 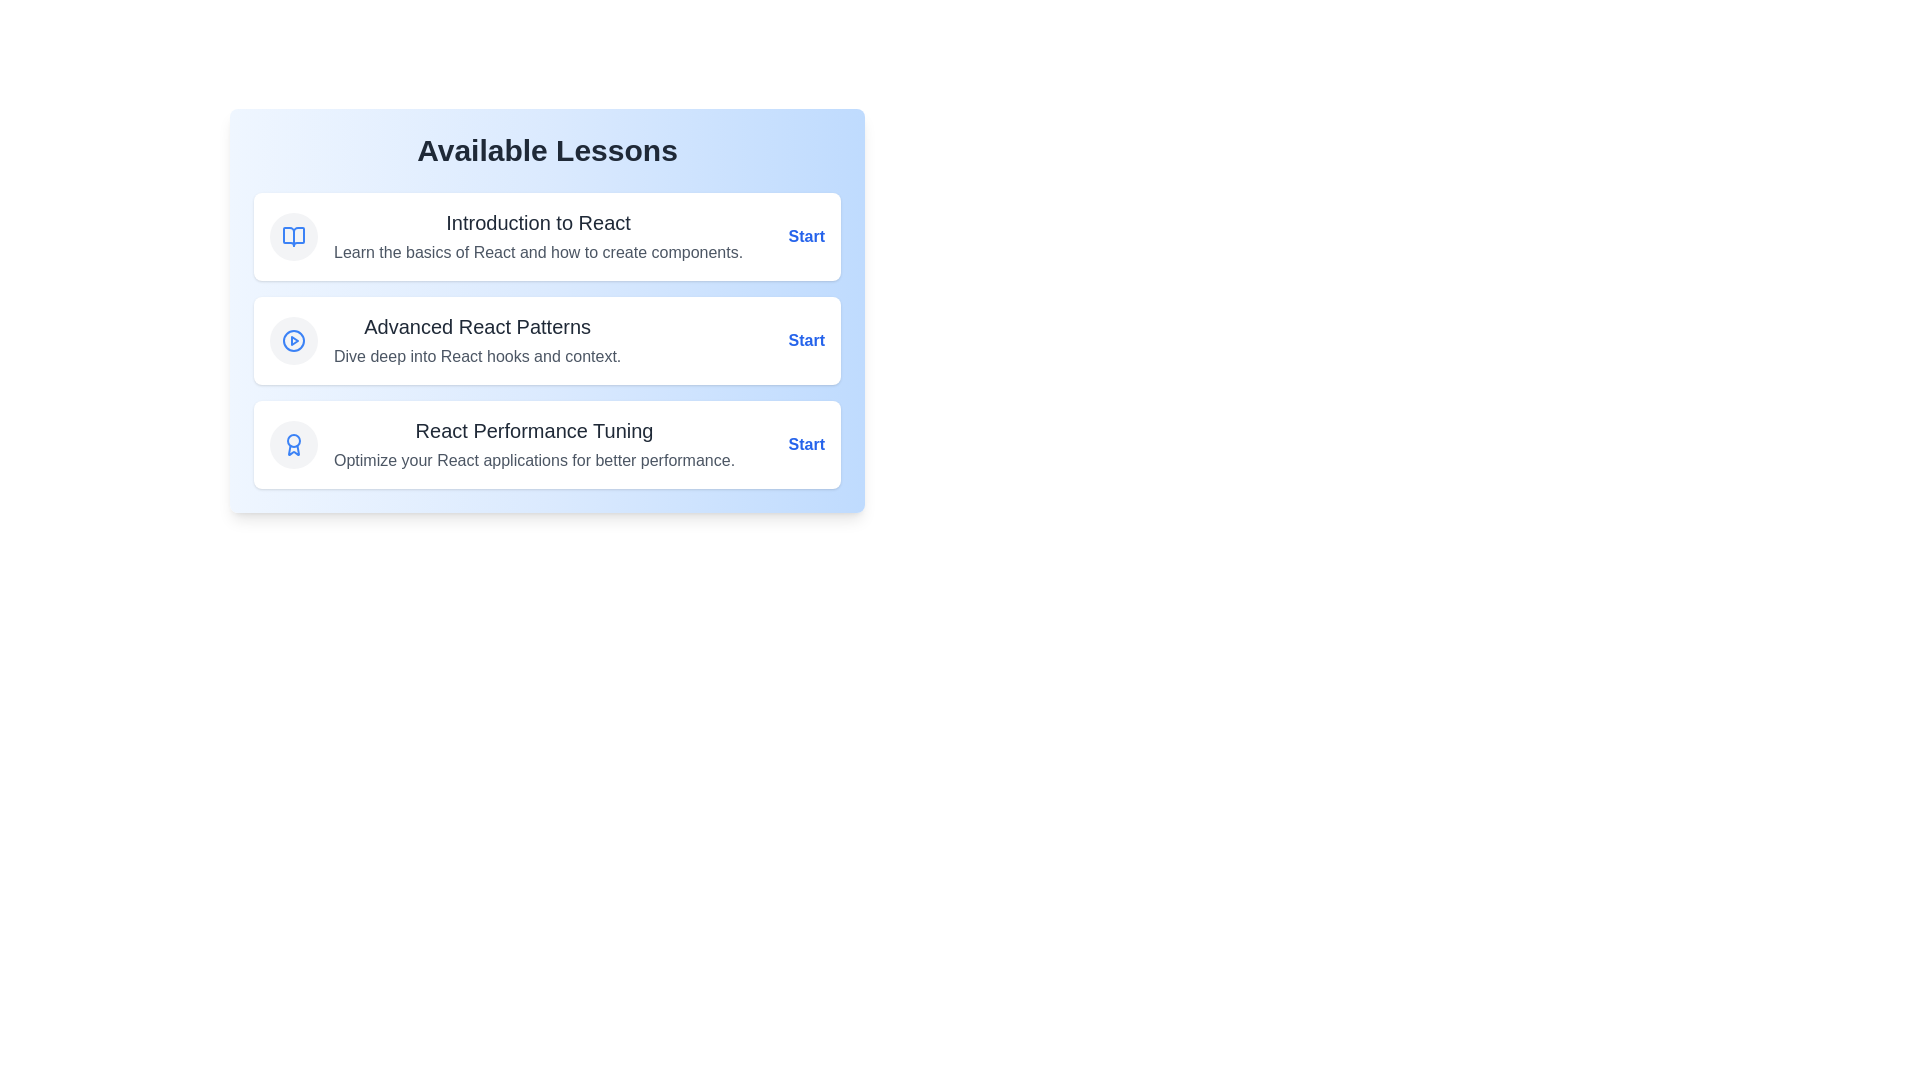 What do you see at coordinates (806, 235) in the screenshot?
I see `the 'Start' link for the lesson titled Introduction to React` at bounding box center [806, 235].